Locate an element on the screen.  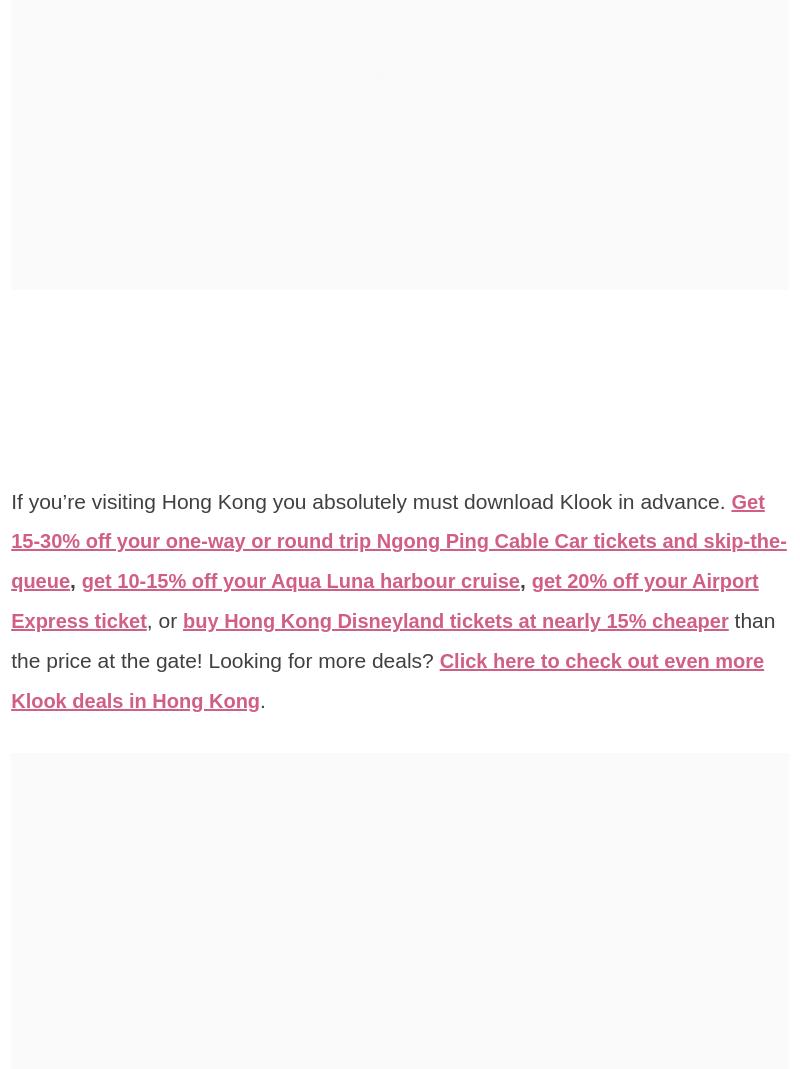
'Click here to check out even more Klook deals in Hong Kong' is located at coordinates (386, 679).